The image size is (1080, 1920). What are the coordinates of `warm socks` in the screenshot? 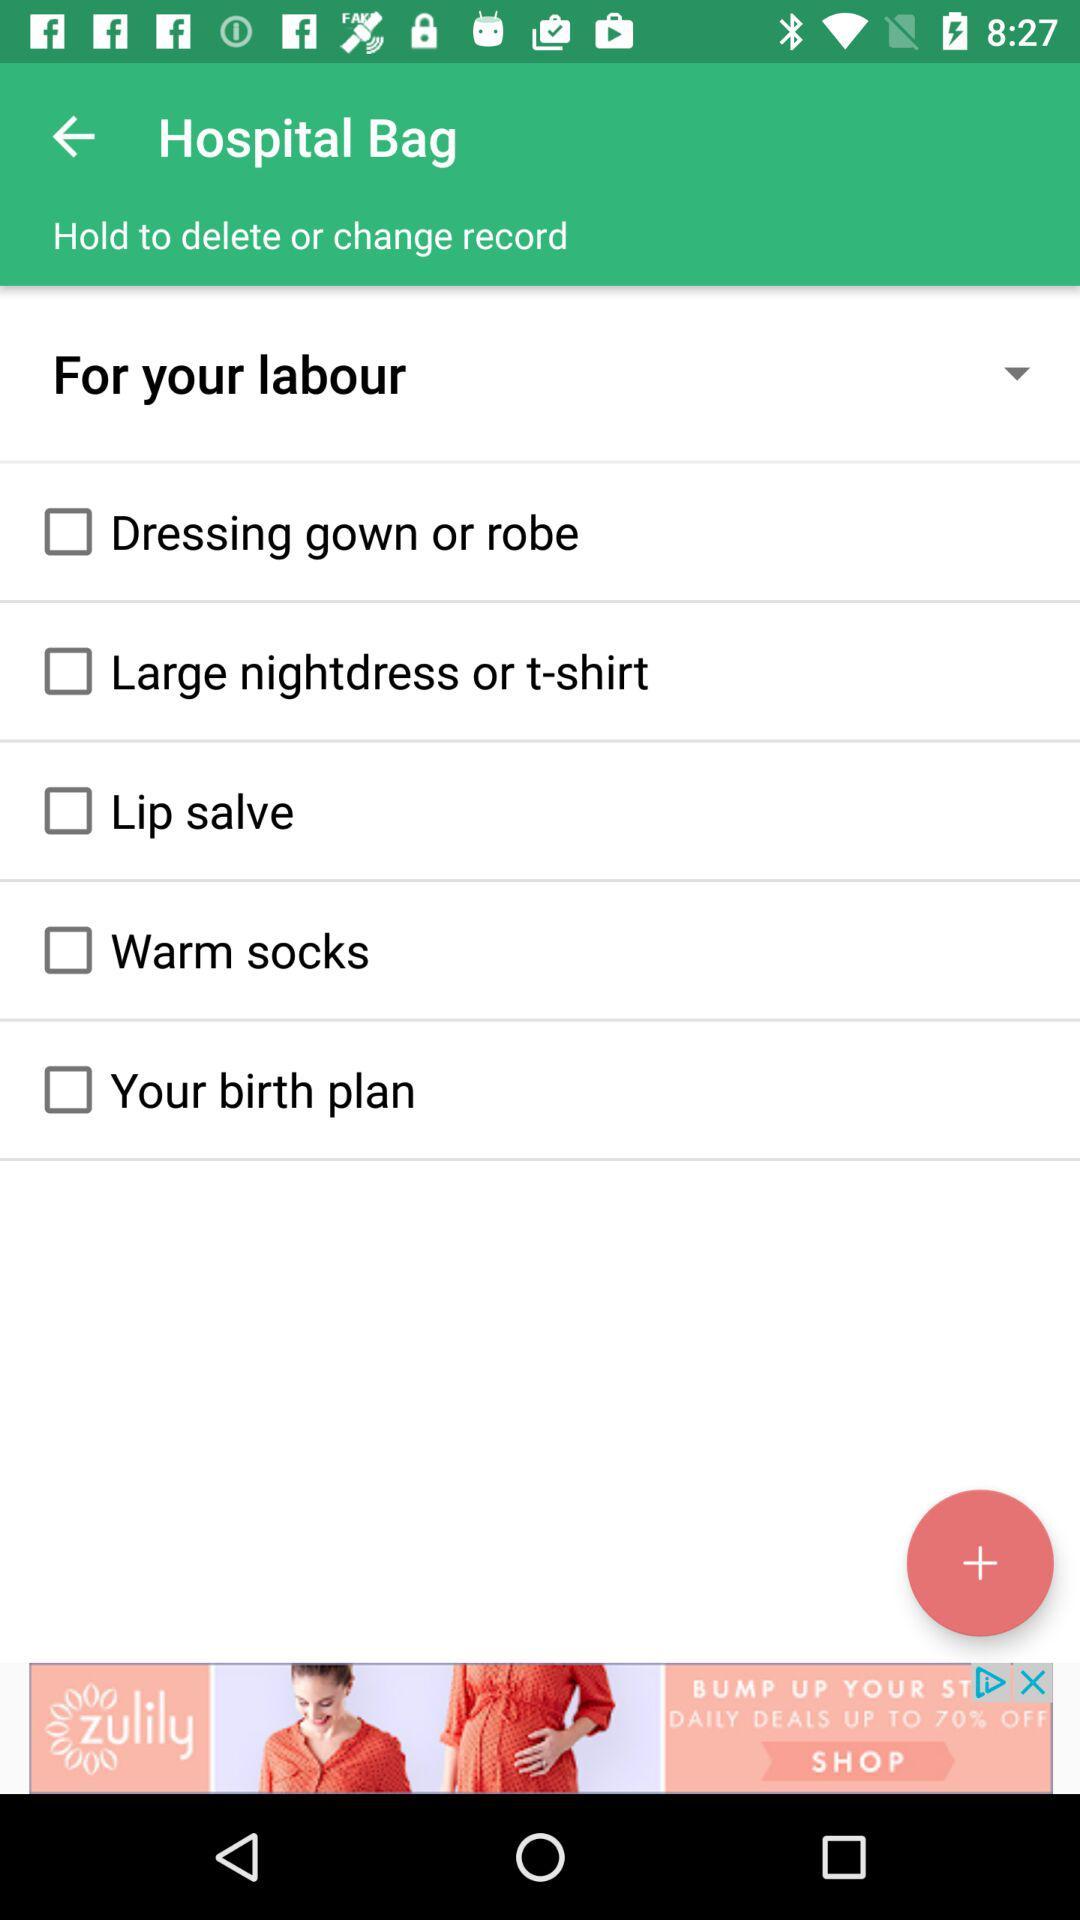 It's located at (67, 949).